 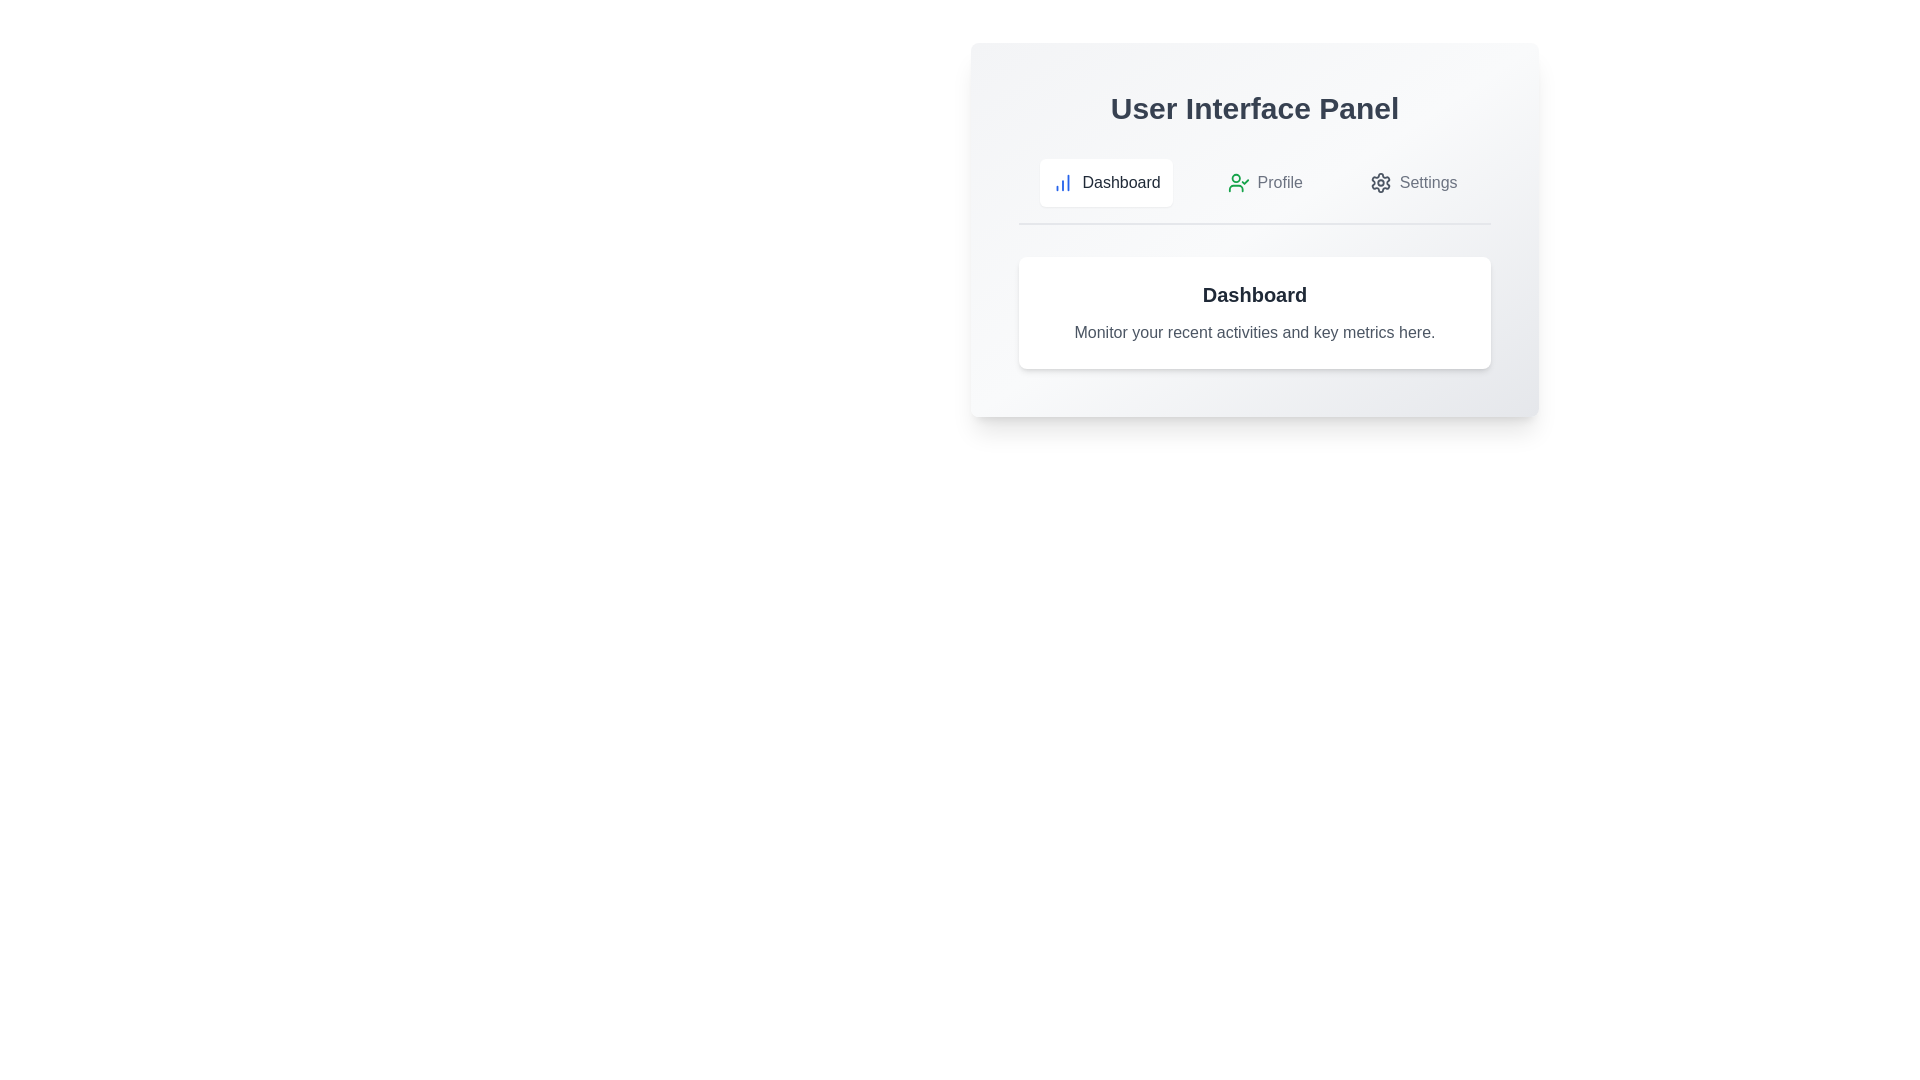 I want to click on the Settings button to observe its hover effect, so click(x=1412, y=182).